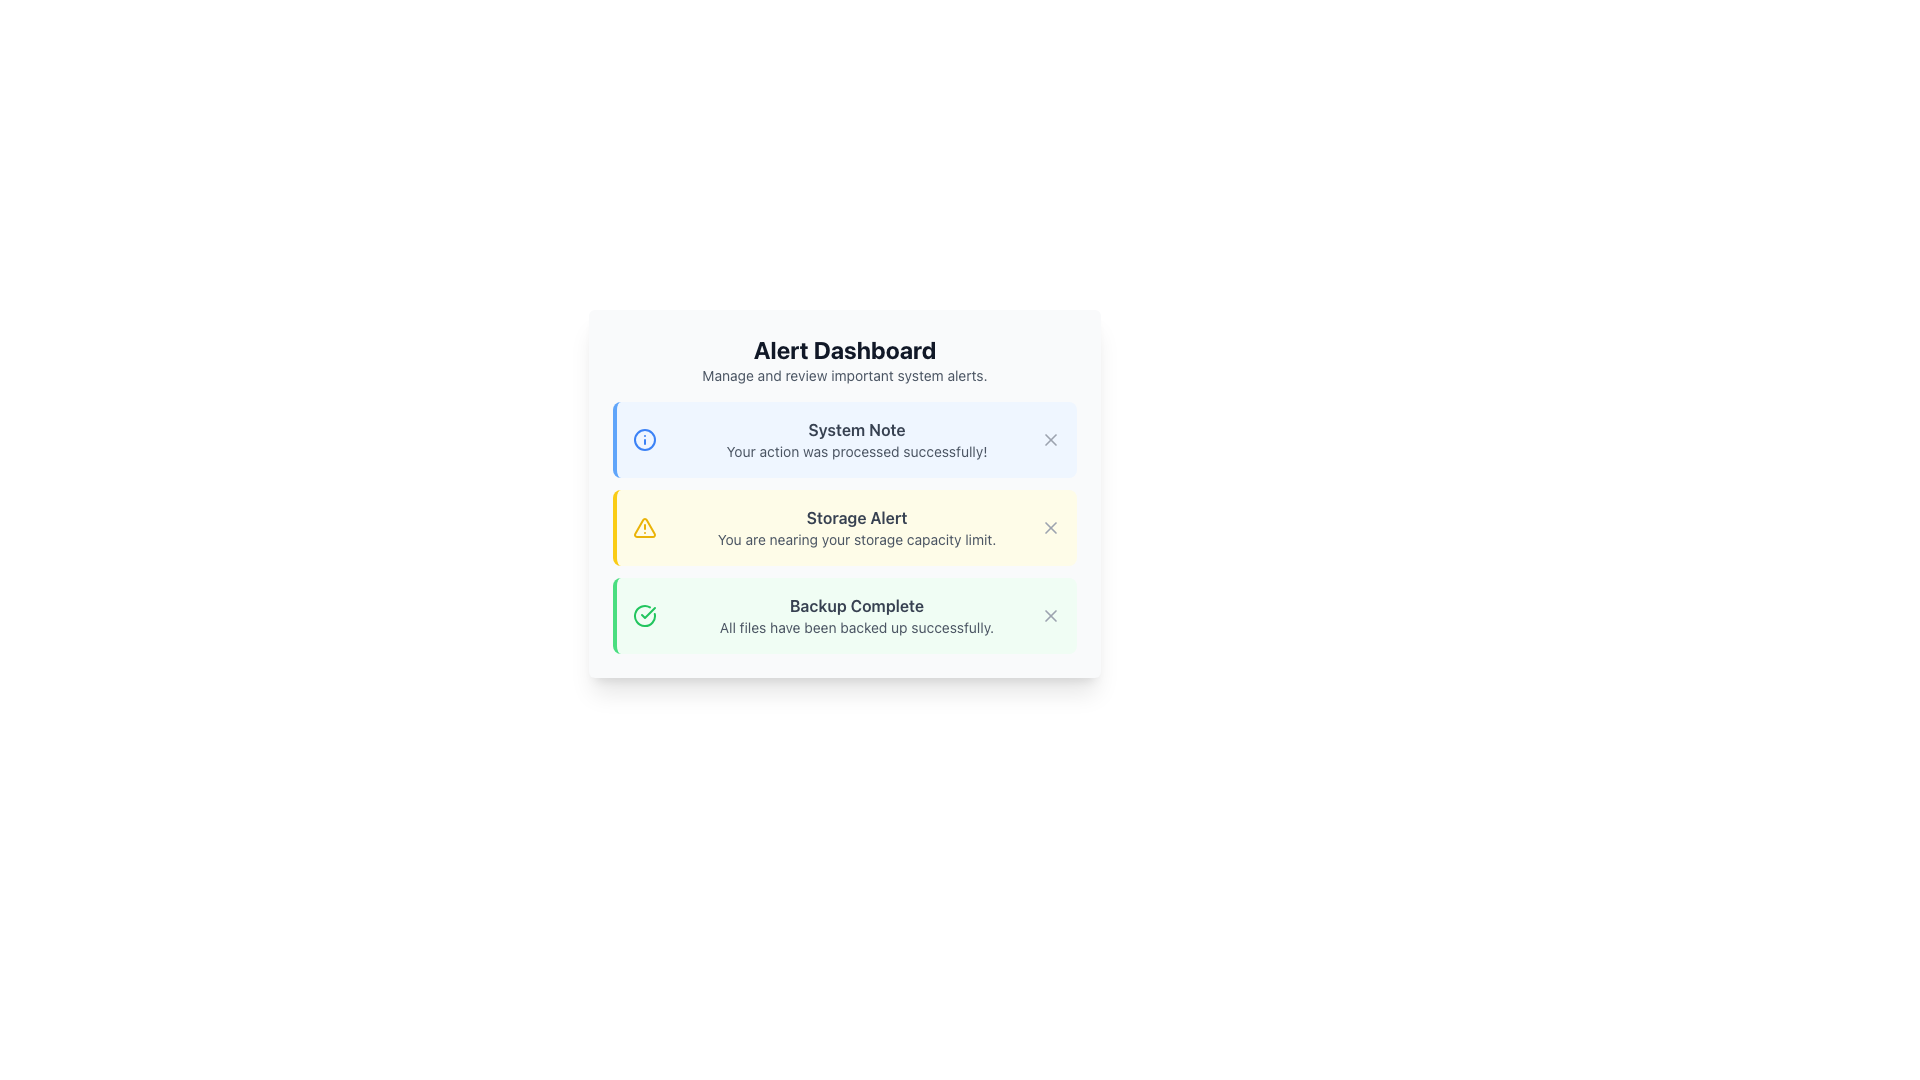 The image size is (1920, 1080). What do you see at coordinates (644, 527) in the screenshot?
I see `the yellow triangle warning icon with an exclamation mark inside, located in the 'Storage Alert' notification card` at bounding box center [644, 527].